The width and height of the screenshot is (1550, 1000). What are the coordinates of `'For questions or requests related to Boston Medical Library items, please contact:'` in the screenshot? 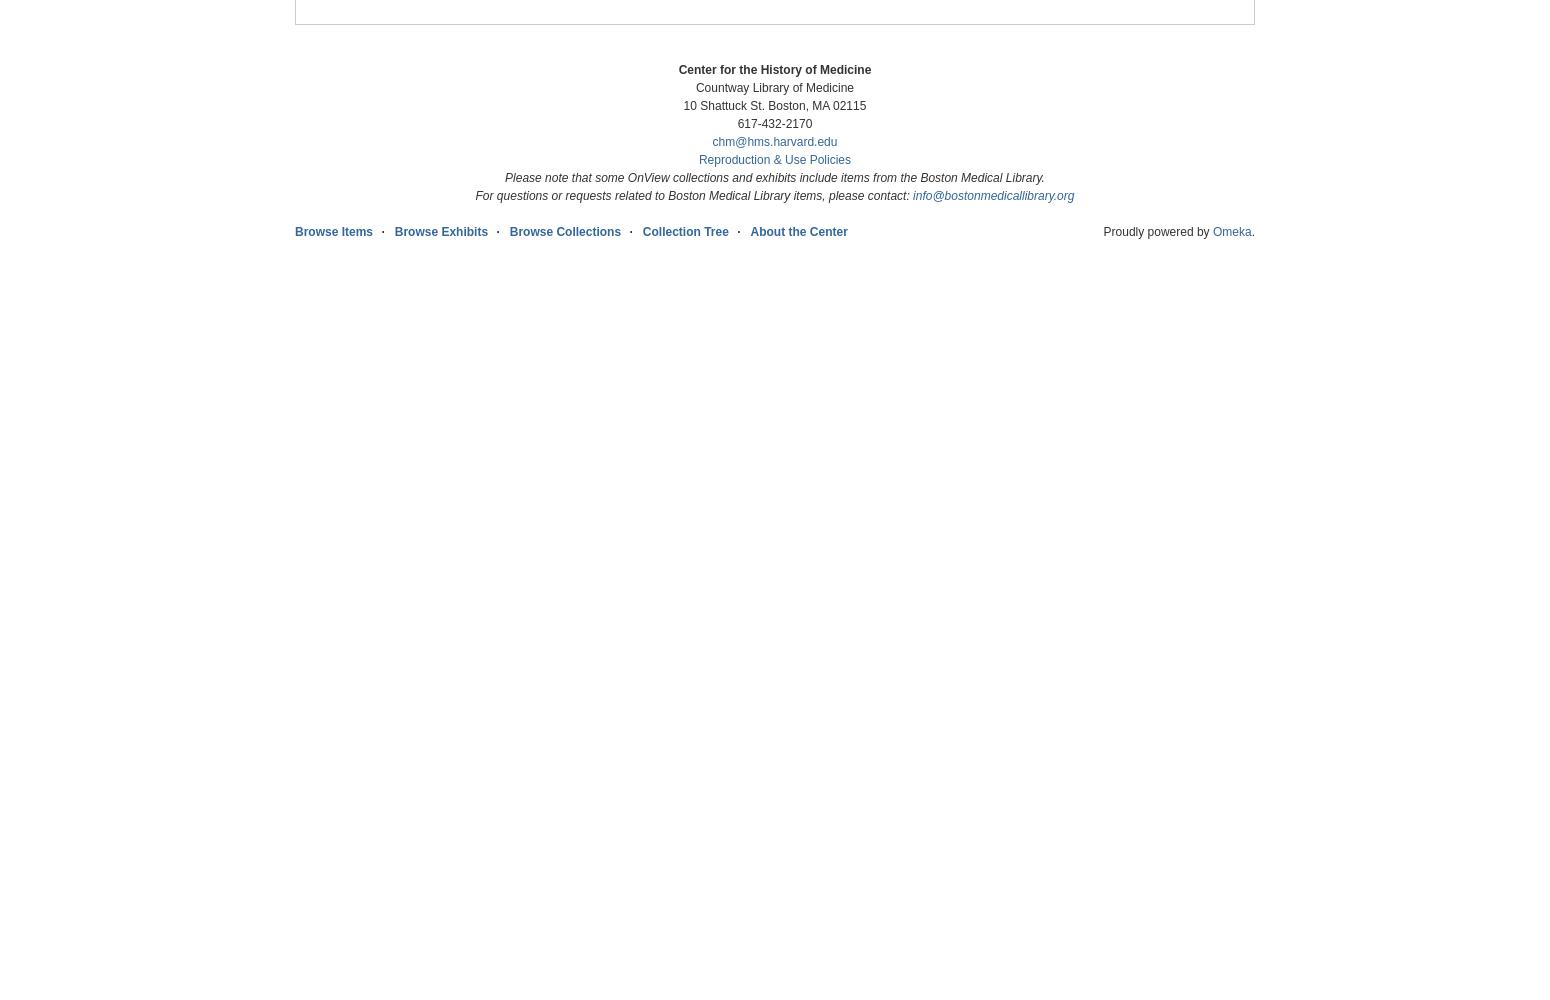 It's located at (692, 195).